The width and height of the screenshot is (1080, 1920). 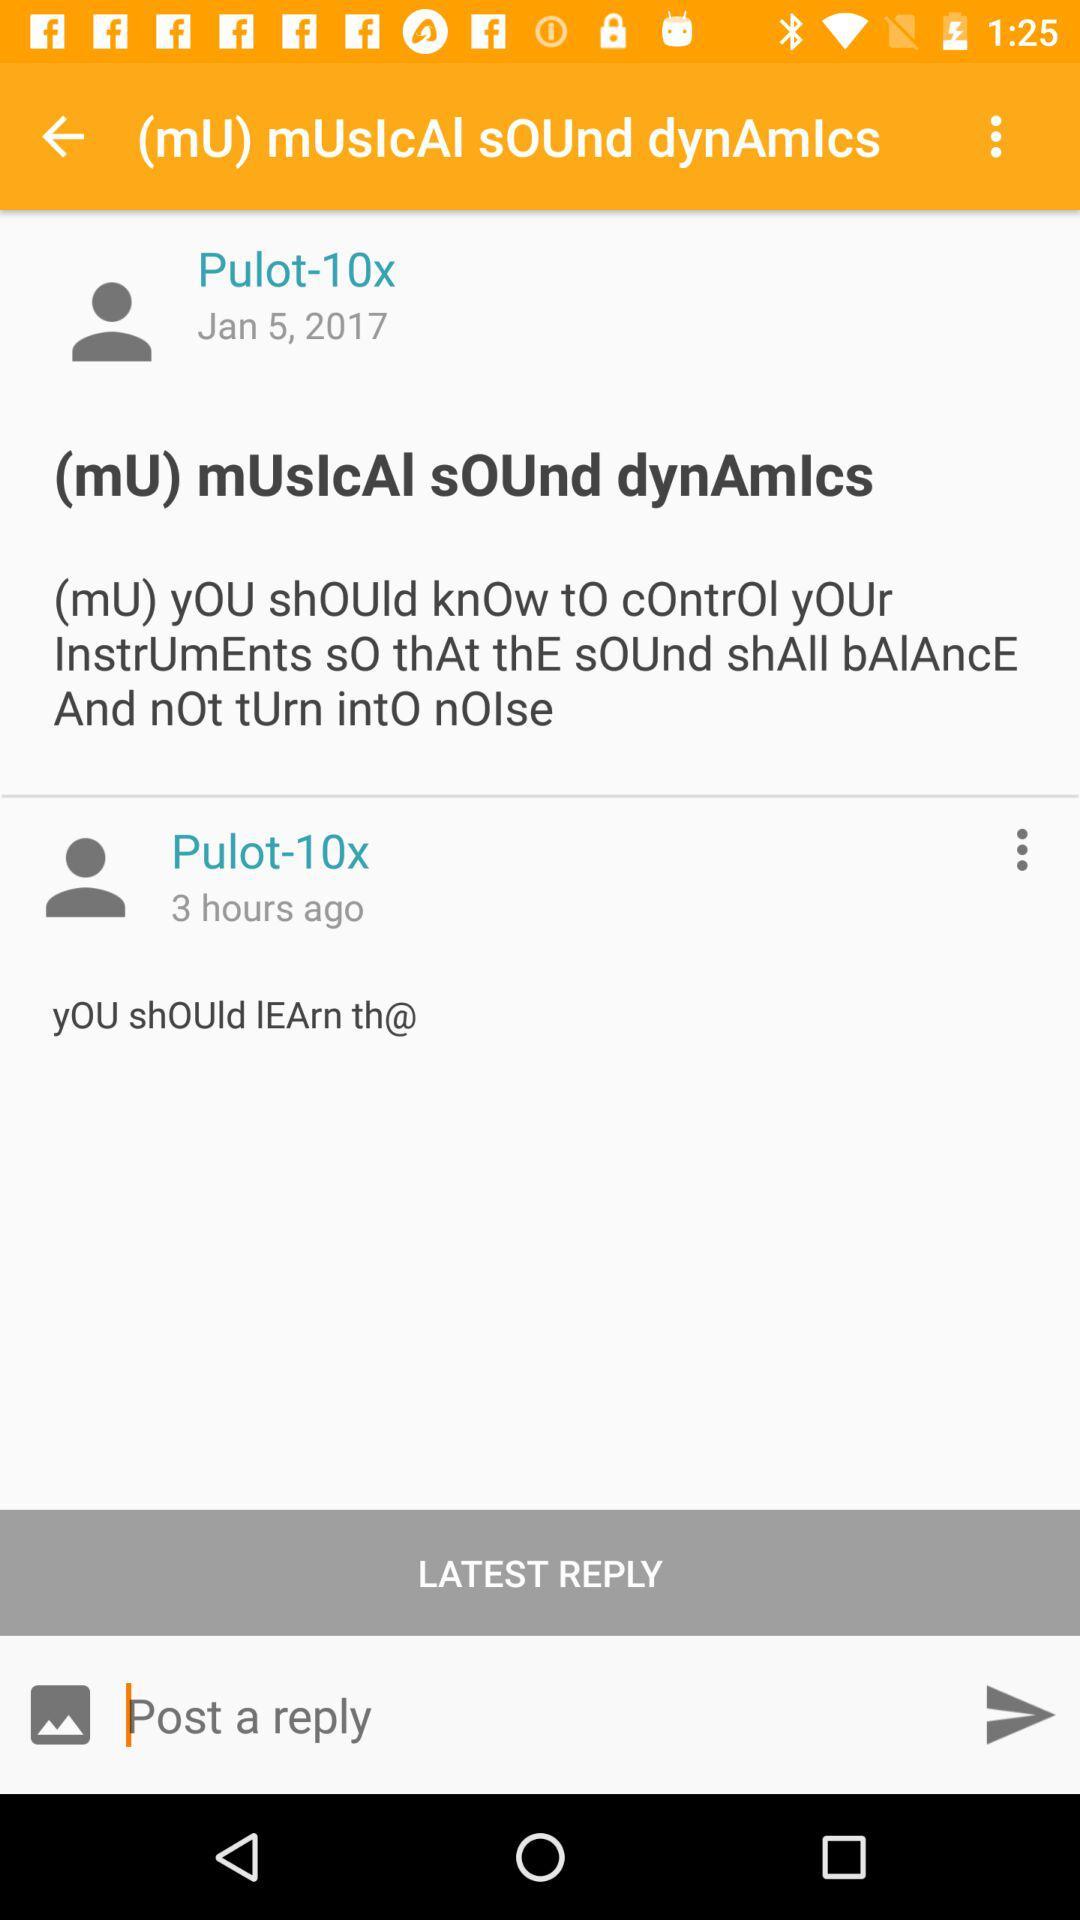 What do you see at coordinates (540, 1571) in the screenshot?
I see `item below you should learn` at bounding box center [540, 1571].